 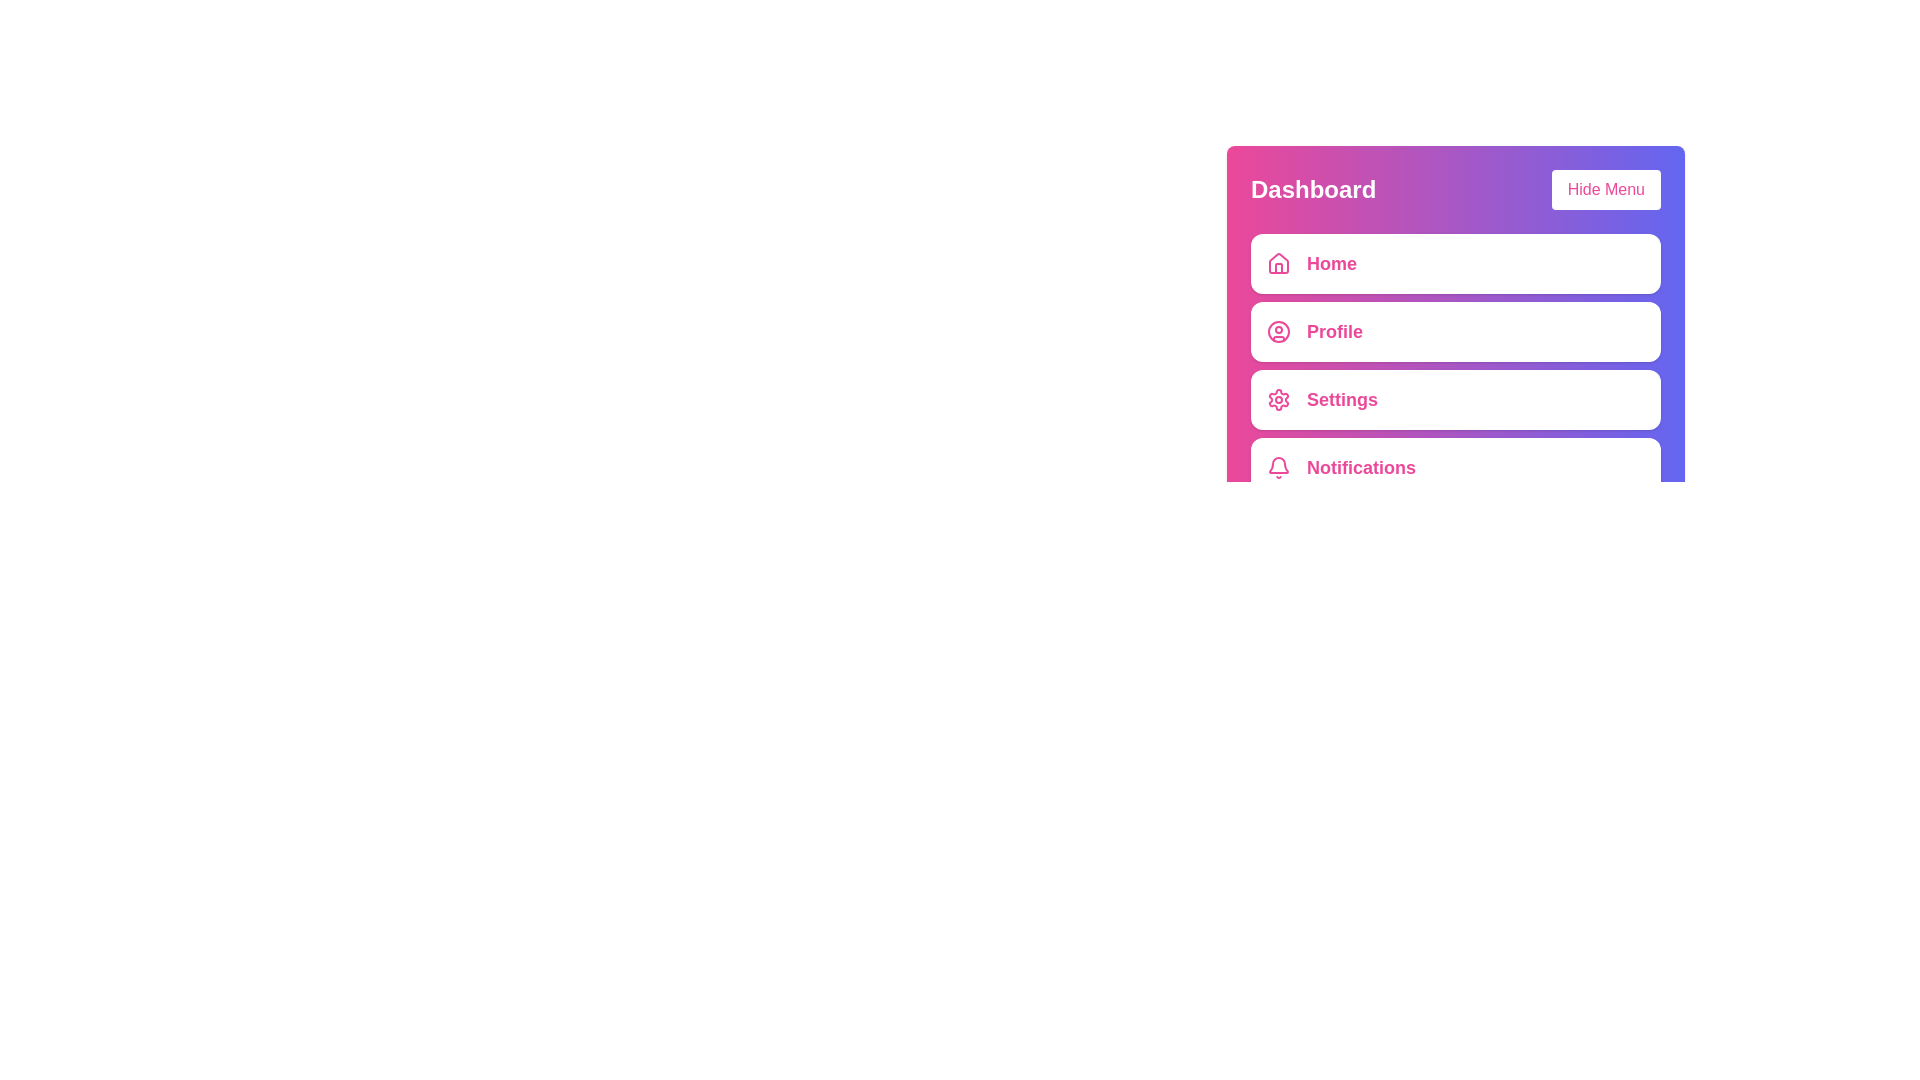 I want to click on the 'Hide Menu' button to toggle the menu visibility, so click(x=1606, y=189).